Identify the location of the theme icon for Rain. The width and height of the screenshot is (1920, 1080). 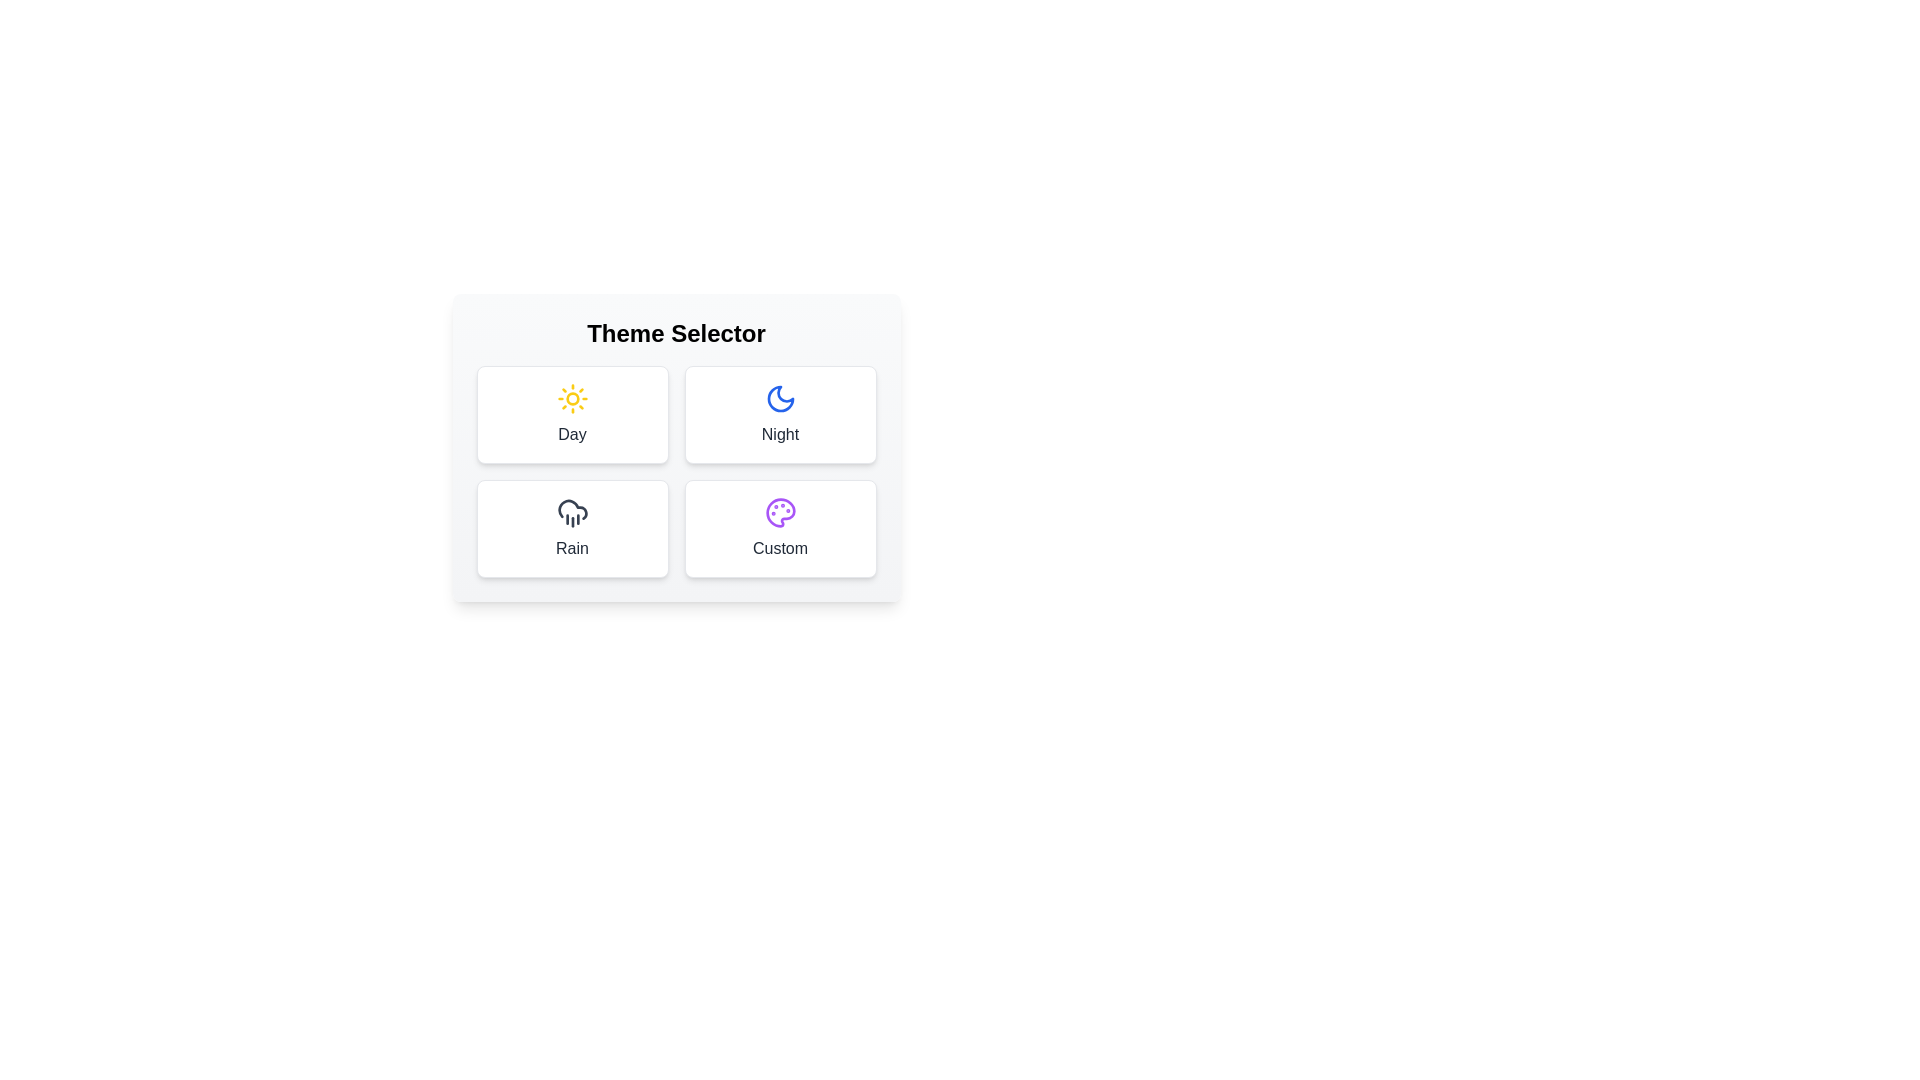
(571, 527).